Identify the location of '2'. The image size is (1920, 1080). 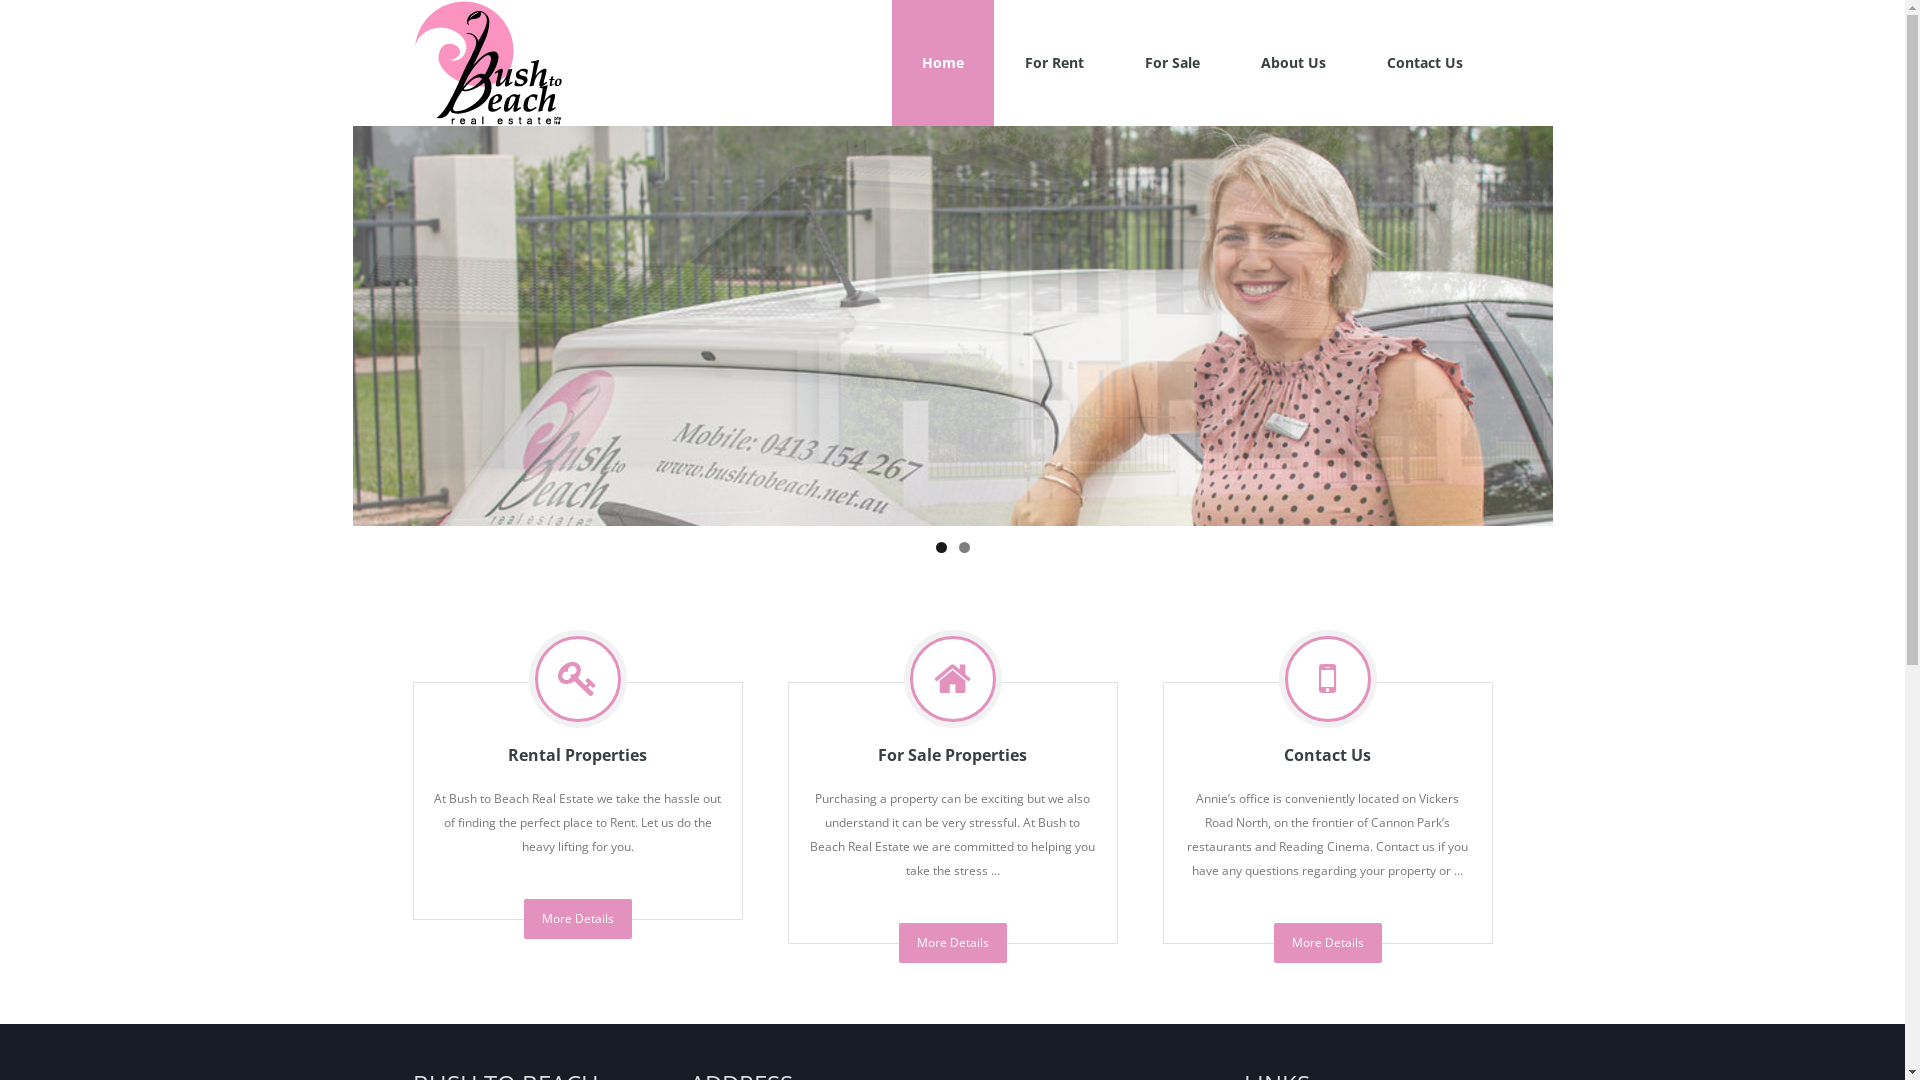
(963, 547).